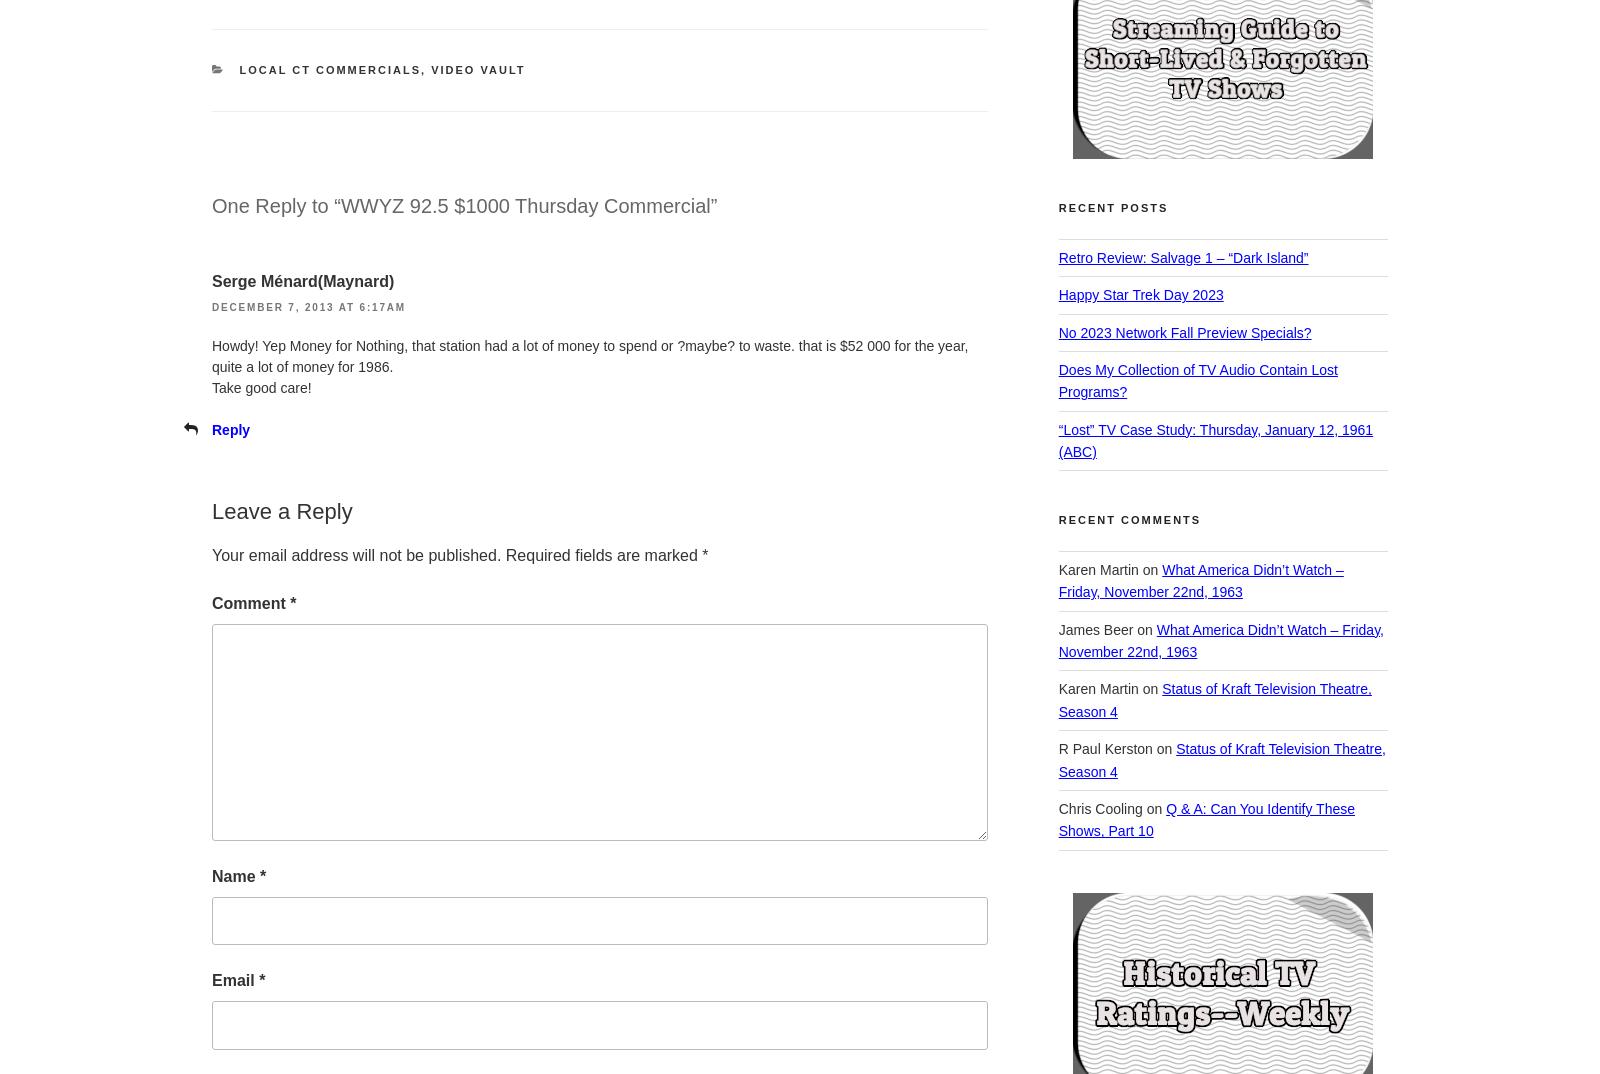 This screenshot has width=1600, height=1074. What do you see at coordinates (212, 874) in the screenshot?
I see `'Name'` at bounding box center [212, 874].